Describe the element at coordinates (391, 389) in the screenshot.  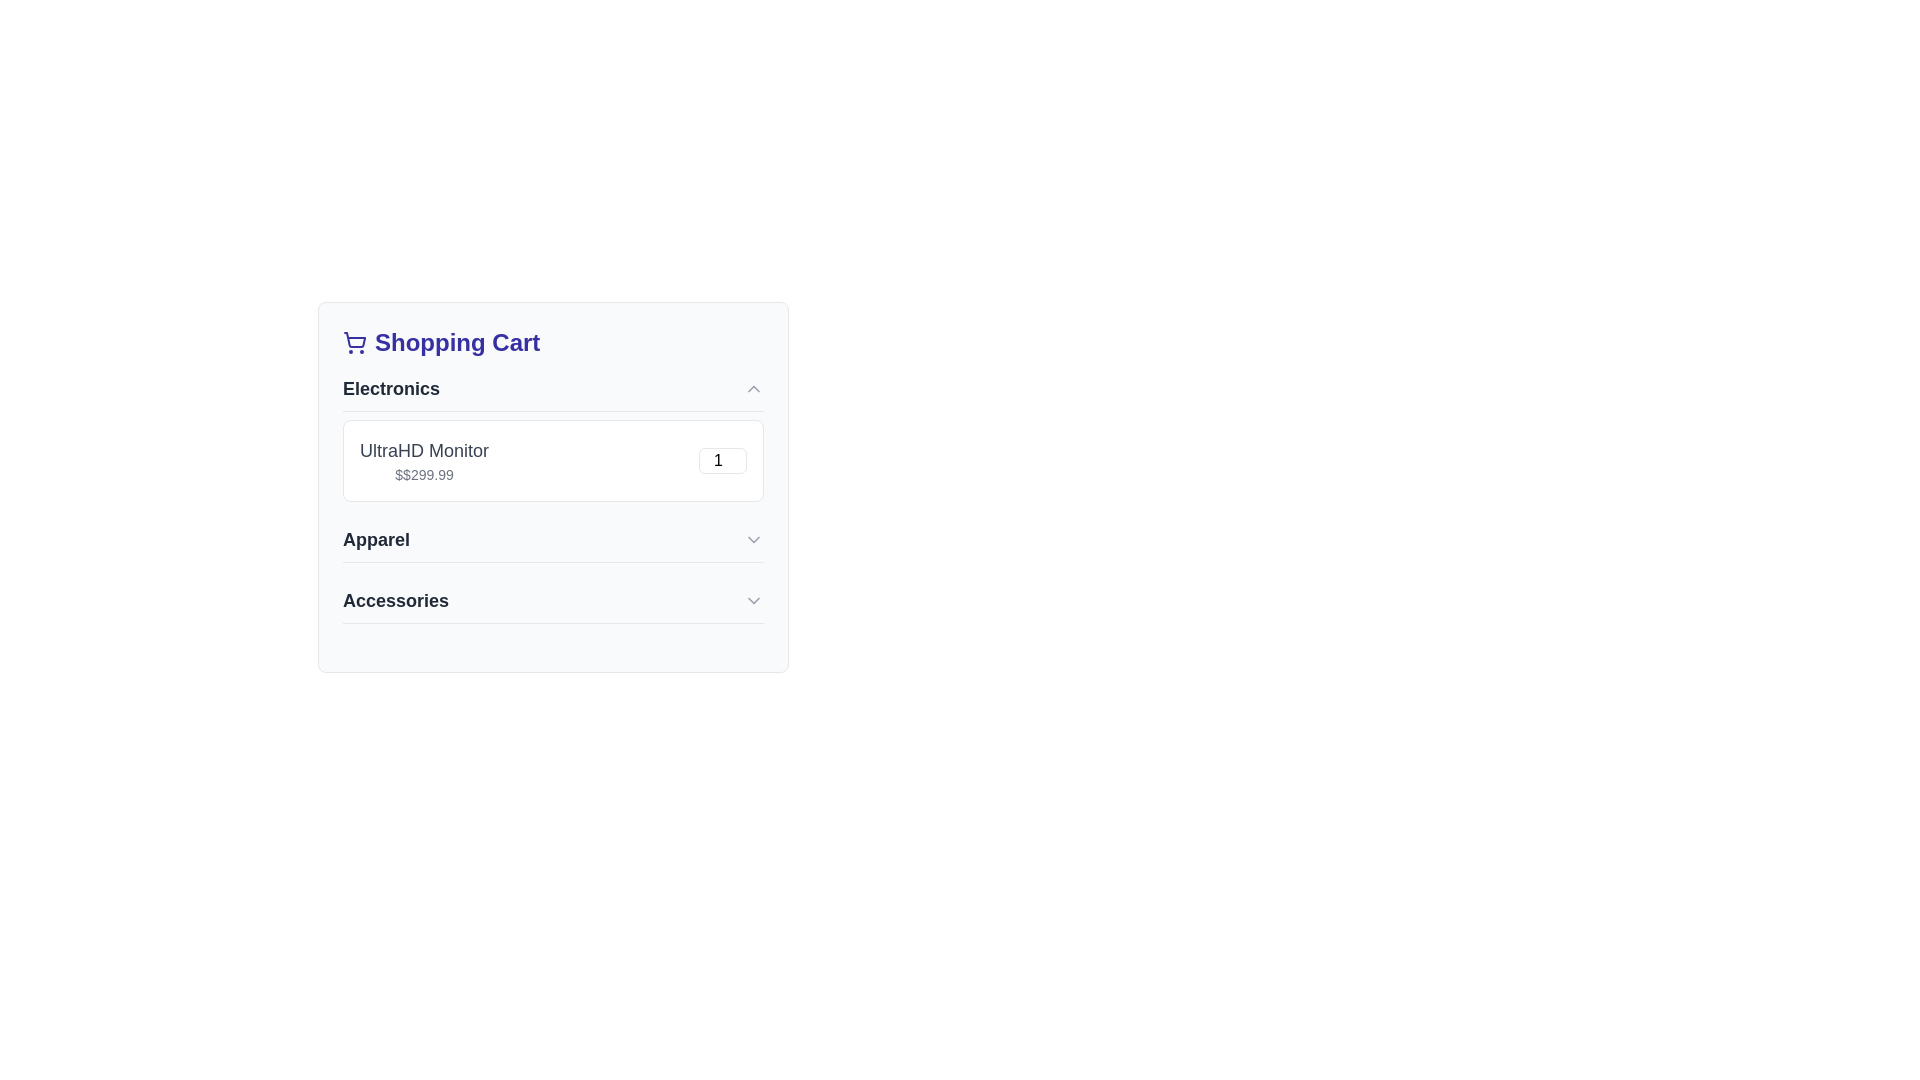
I see `the 'Electronics' text label, which is a large, bold, dark gray font element positioned under the 'Shopping Cart' header` at that location.